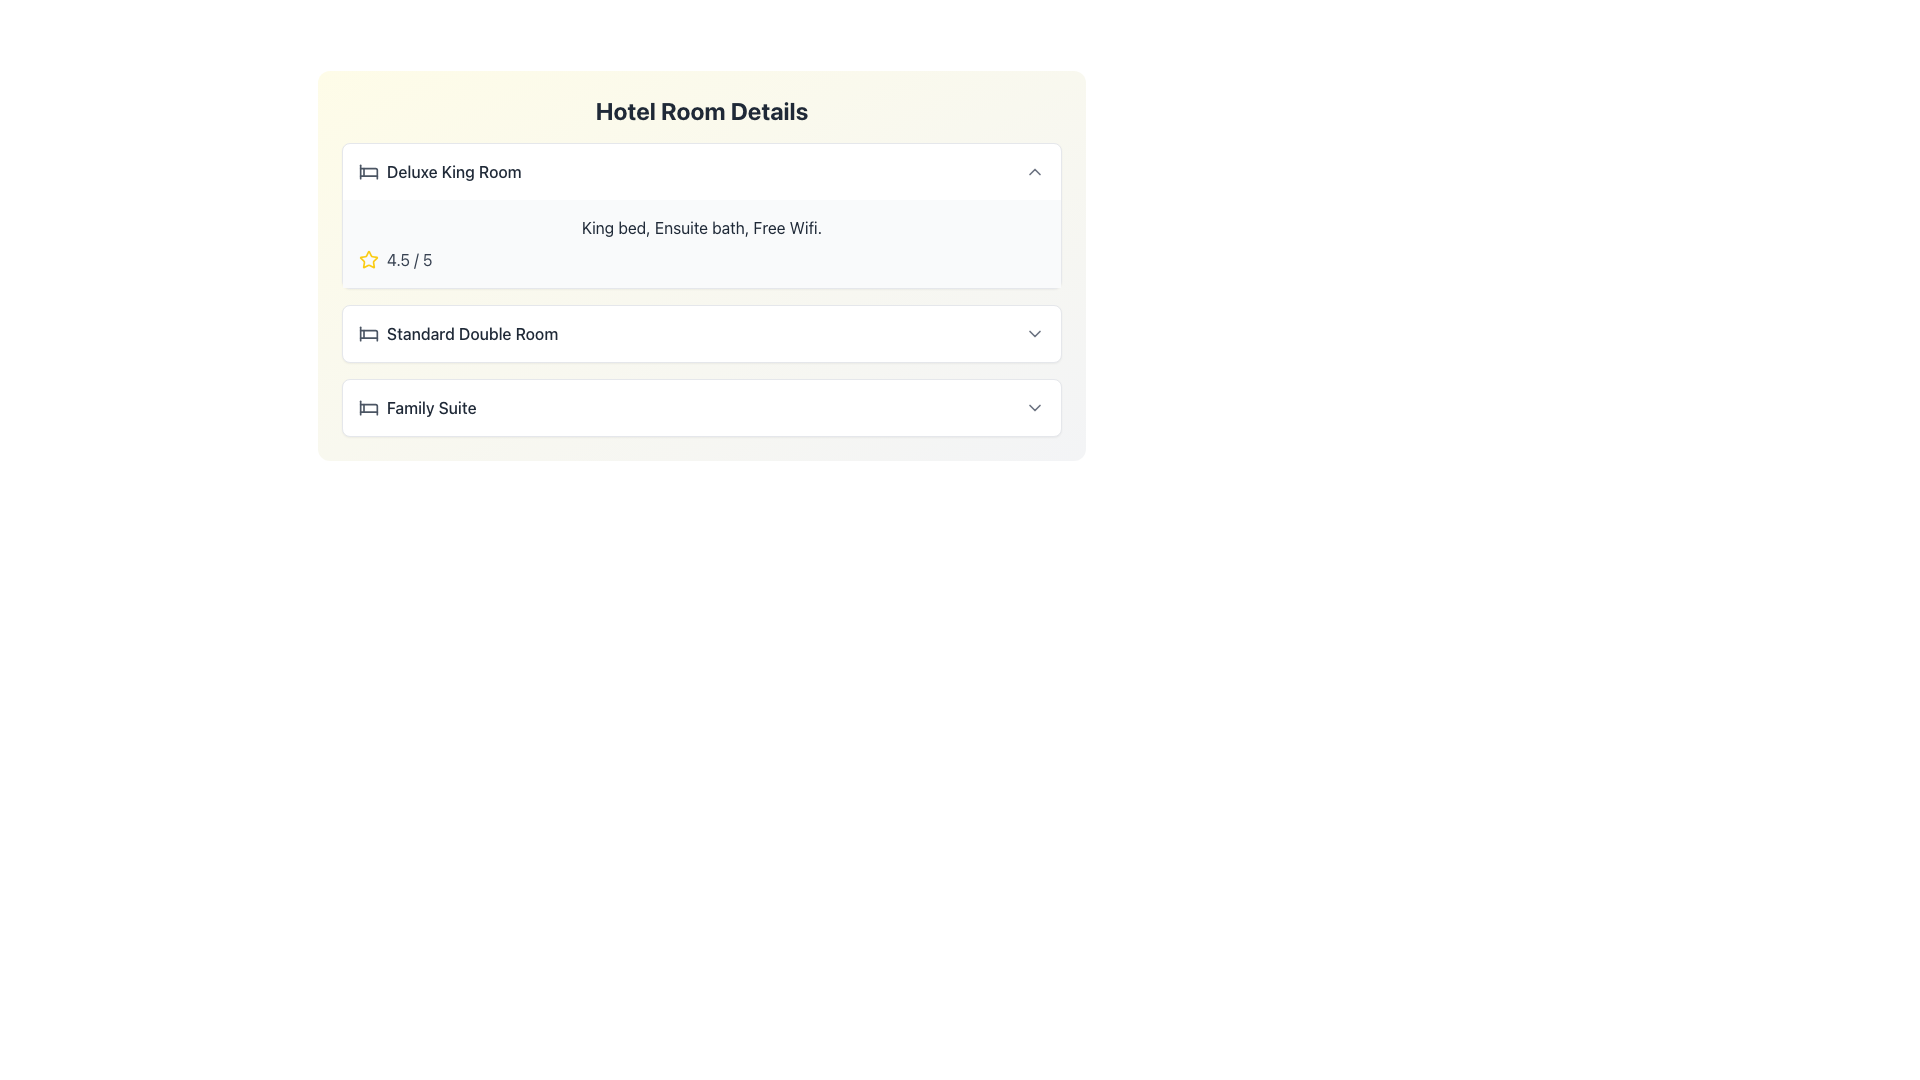  Describe the element at coordinates (416, 407) in the screenshot. I see `to select the 'Family Suite' room type option in the hotel room selection interface, which is the third item in the list below 'Deluxe King Room' and 'Standard Double Room'` at that location.